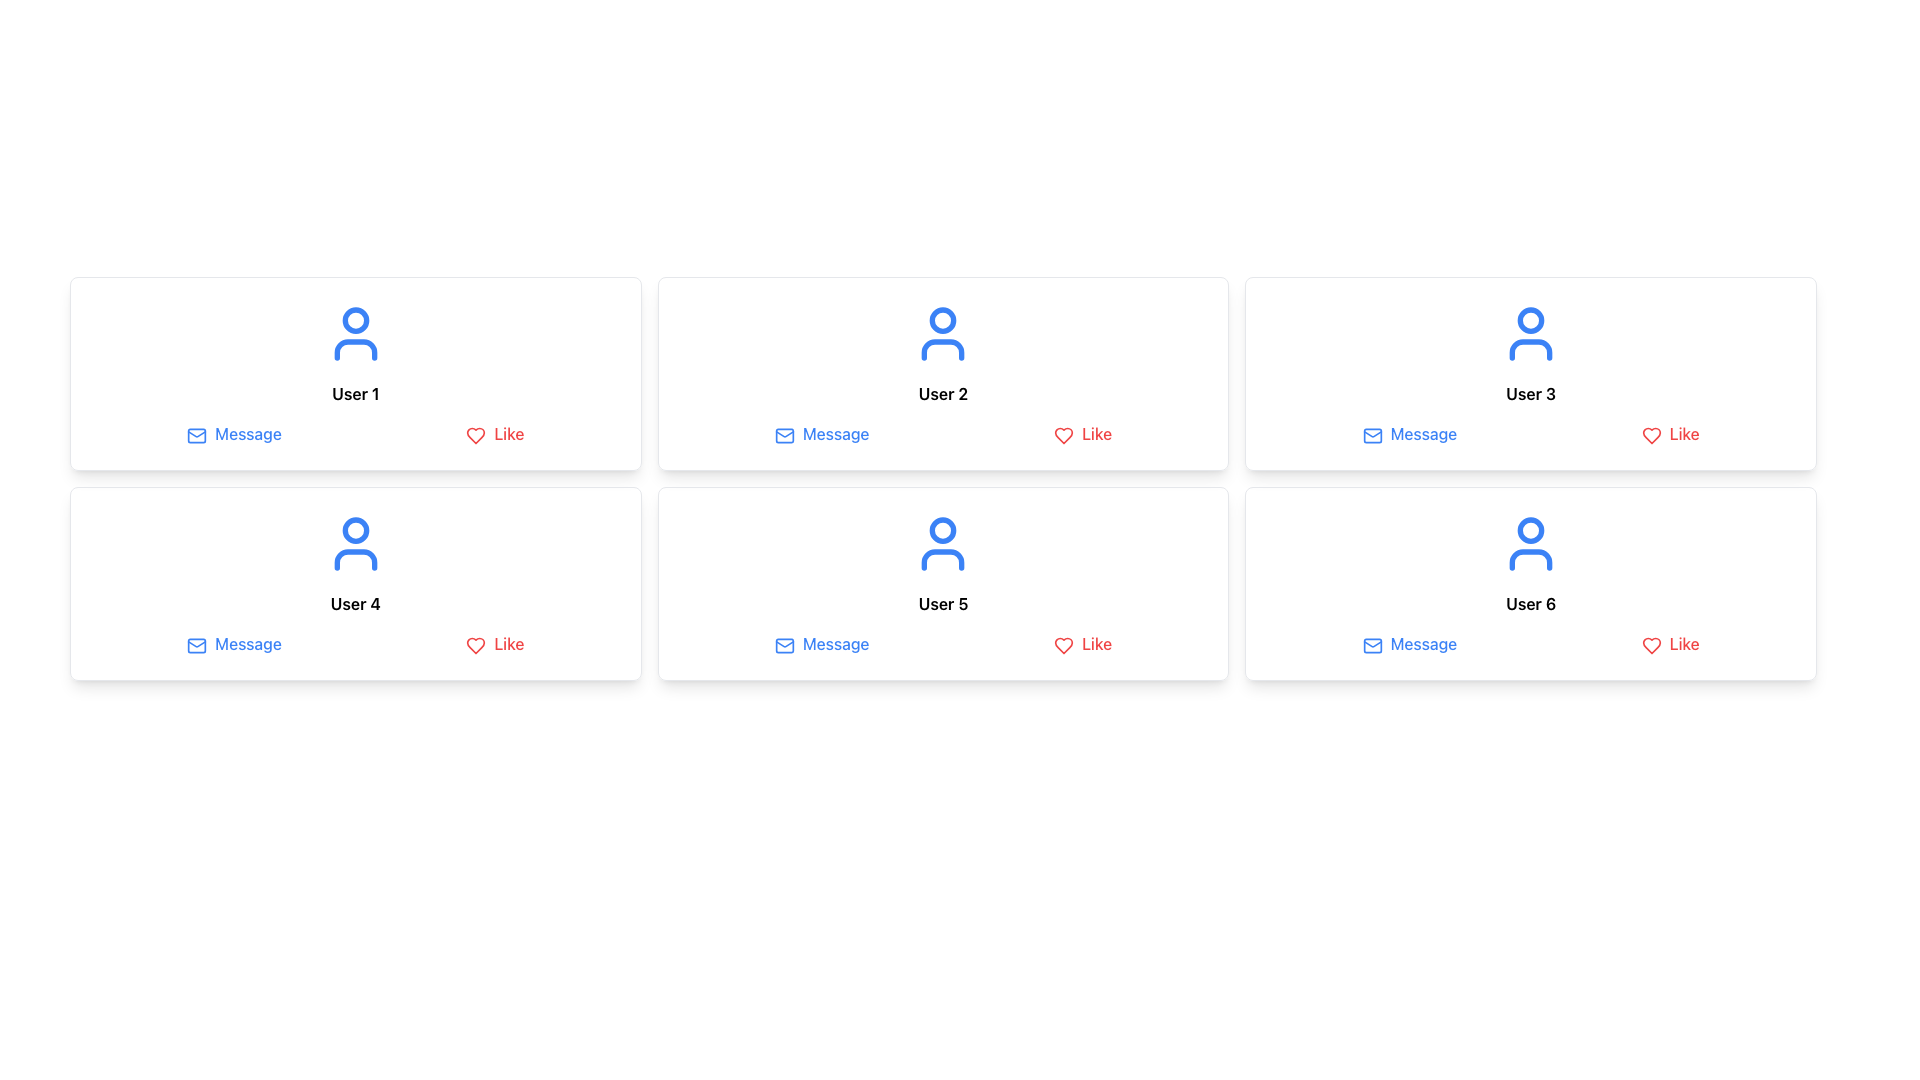 The width and height of the screenshot is (1920, 1080). What do you see at coordinates (355, 603) in the screenshot?
I see `text displayed in the bold, centered text label showing 'User 4', located beneath the blue user avatar and above the 'Message' and 'Like' buttons` at bounding box center [355, 603].